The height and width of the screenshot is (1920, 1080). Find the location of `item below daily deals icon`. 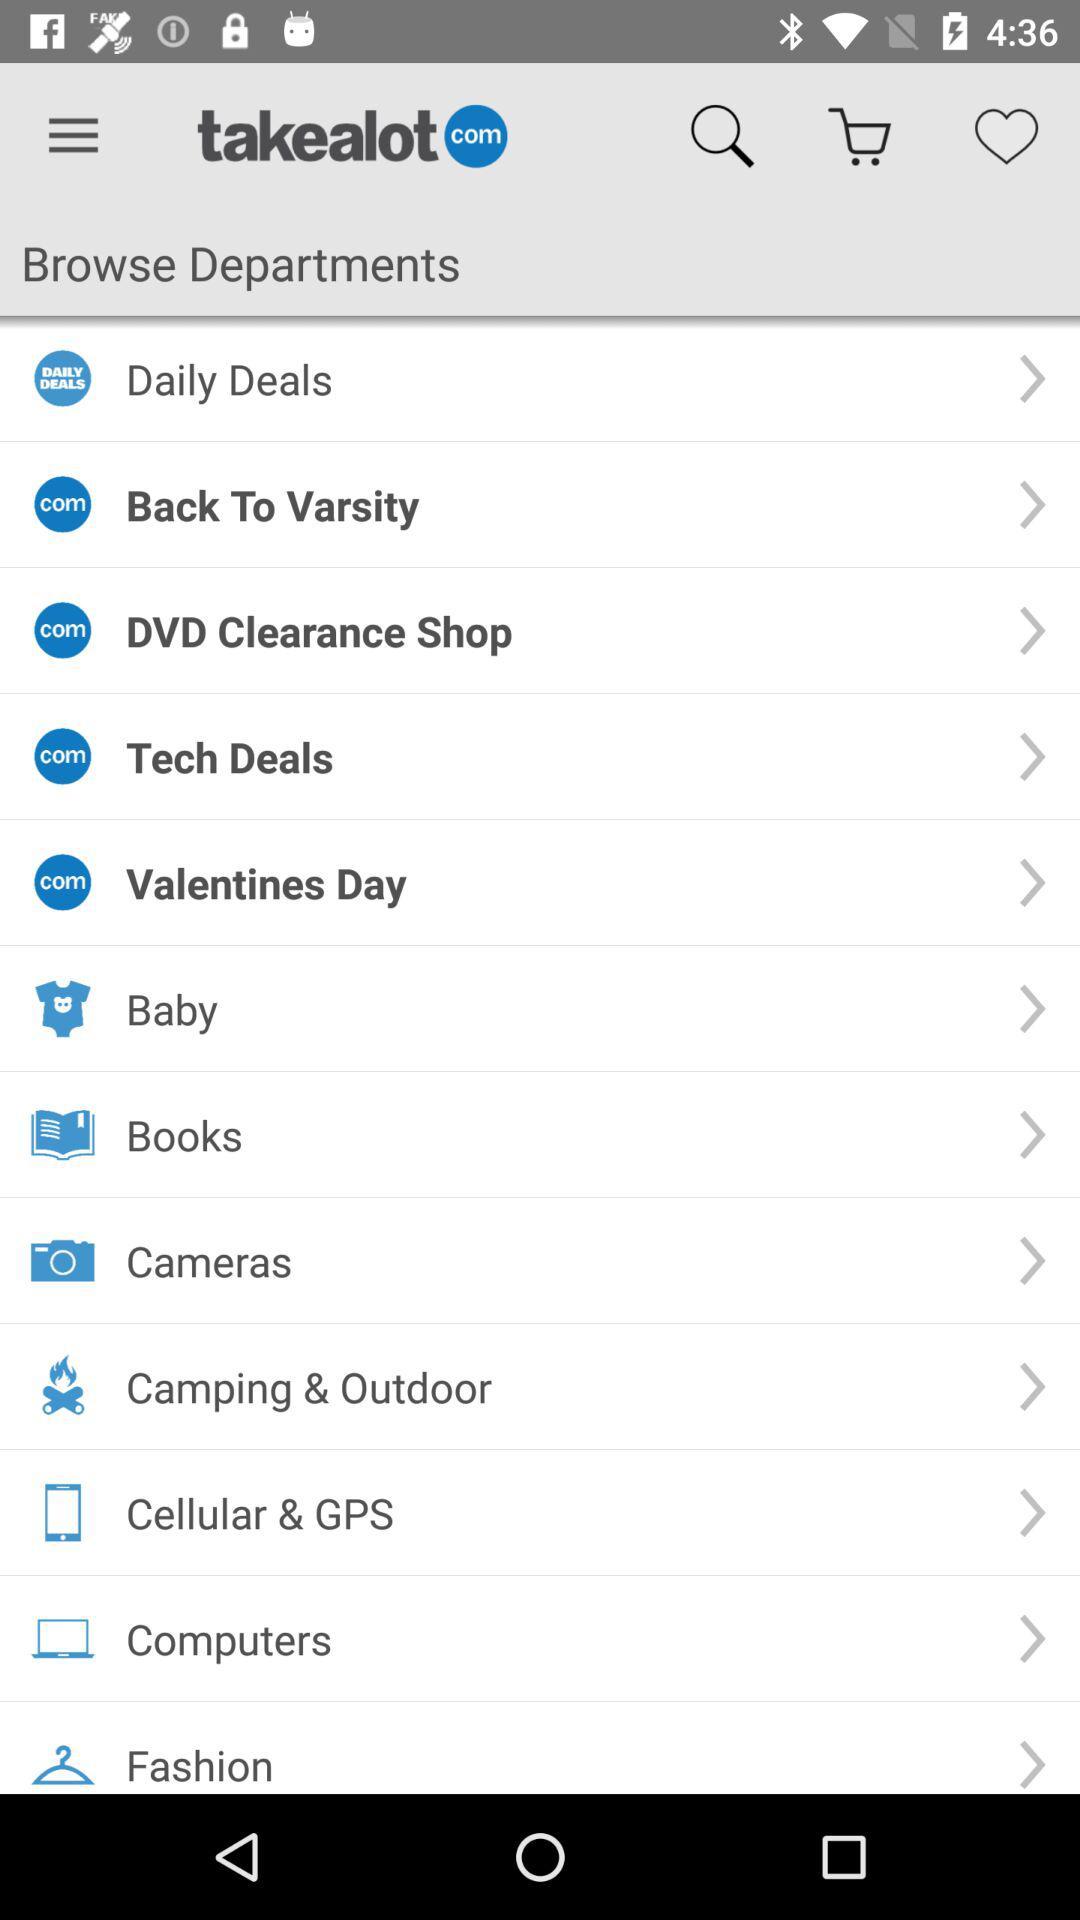

item below daily deals icon is located at coordinates (555, 504).